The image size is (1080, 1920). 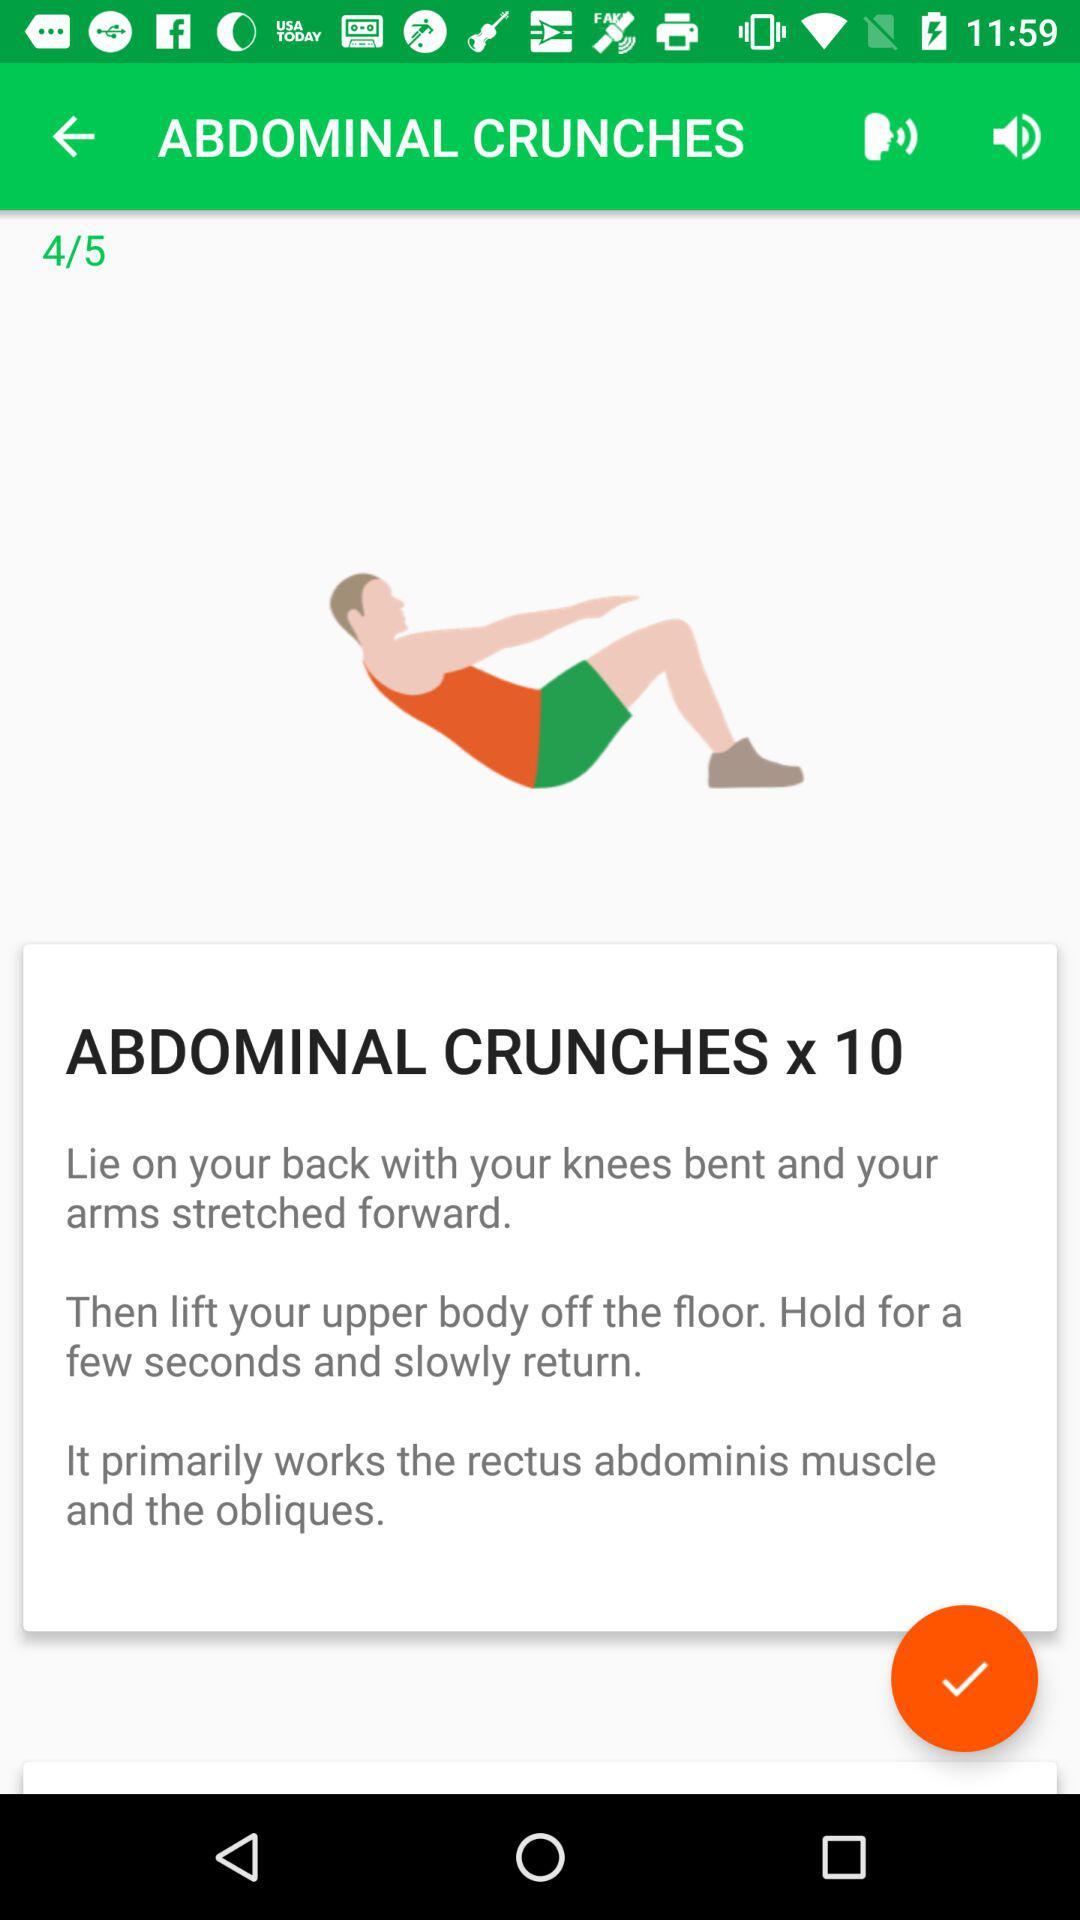 I want to click on icon at the top left corner, so click(x=72, y=135).